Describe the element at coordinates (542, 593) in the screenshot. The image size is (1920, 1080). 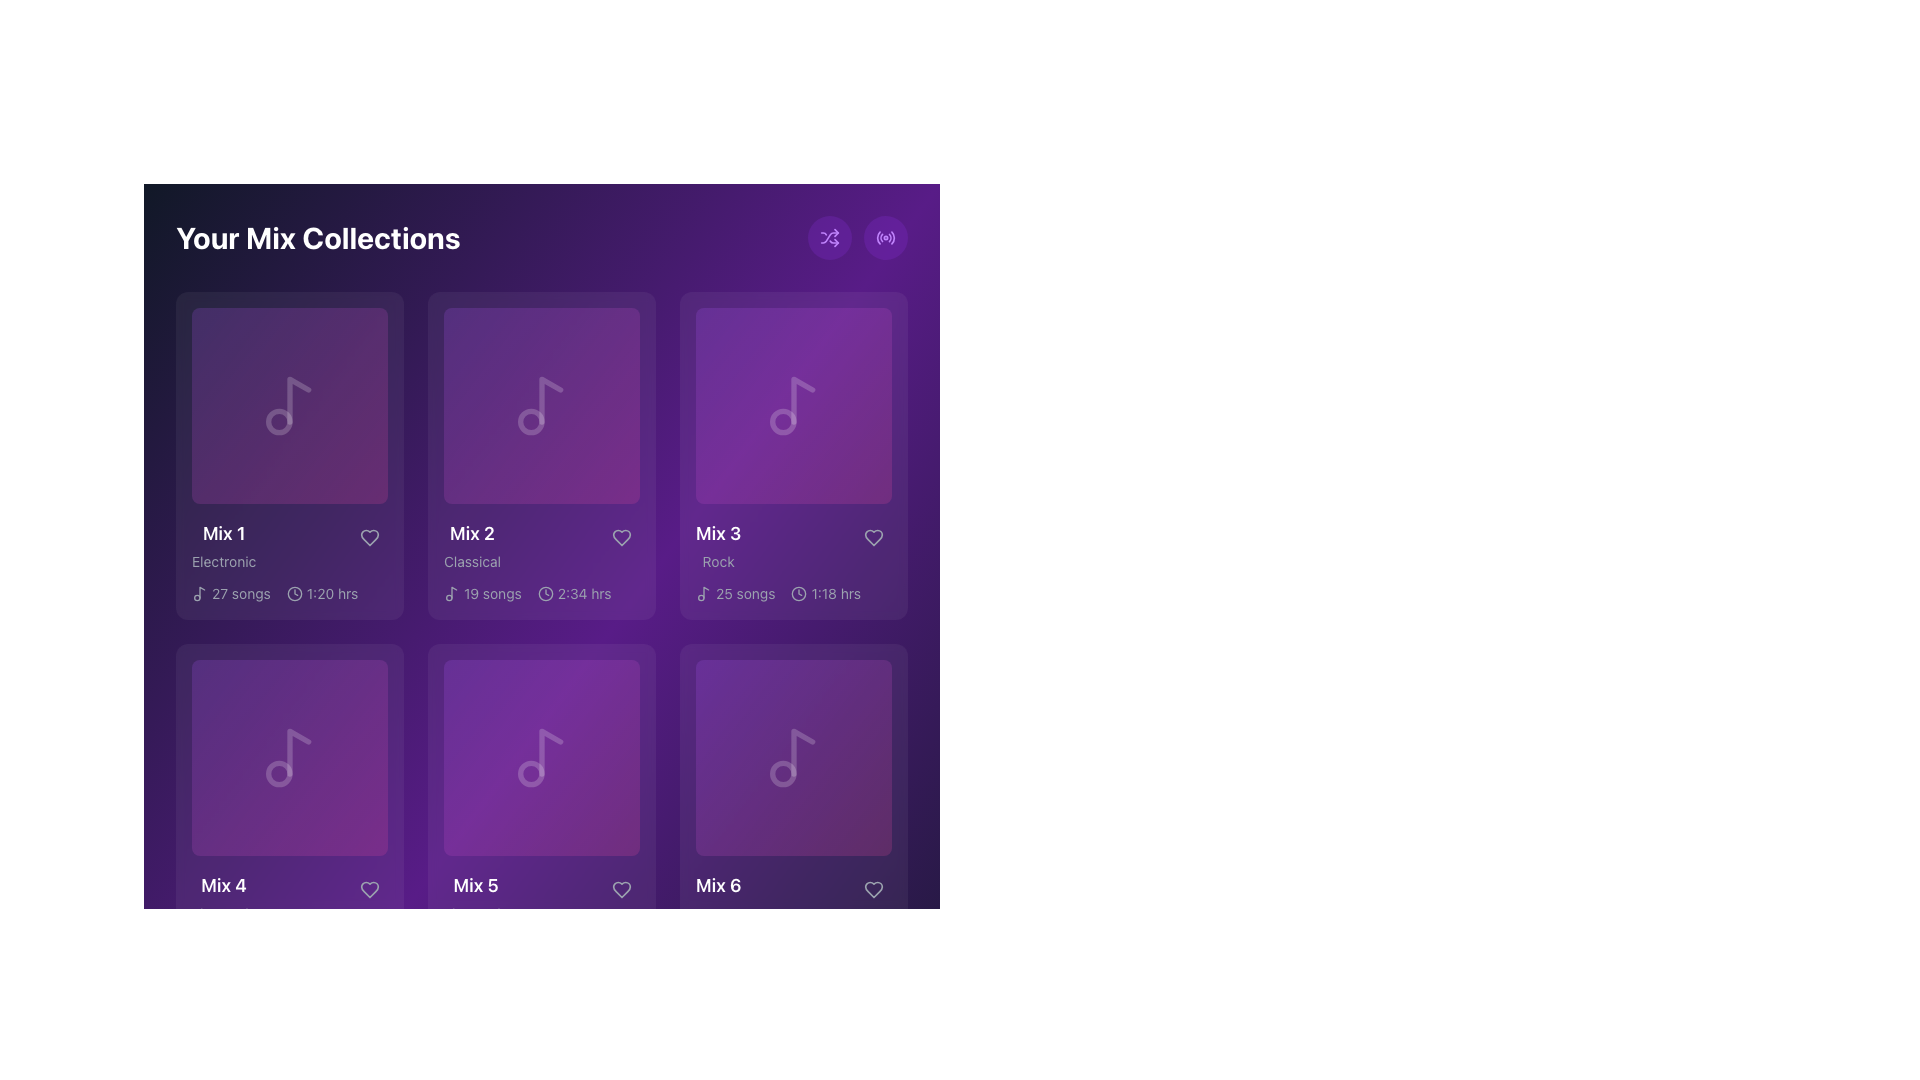
I see `the text label with icons that displays information about the number of songs and duration of the playlist for 'Mix 2', located at the bottom section of the card` at that location.